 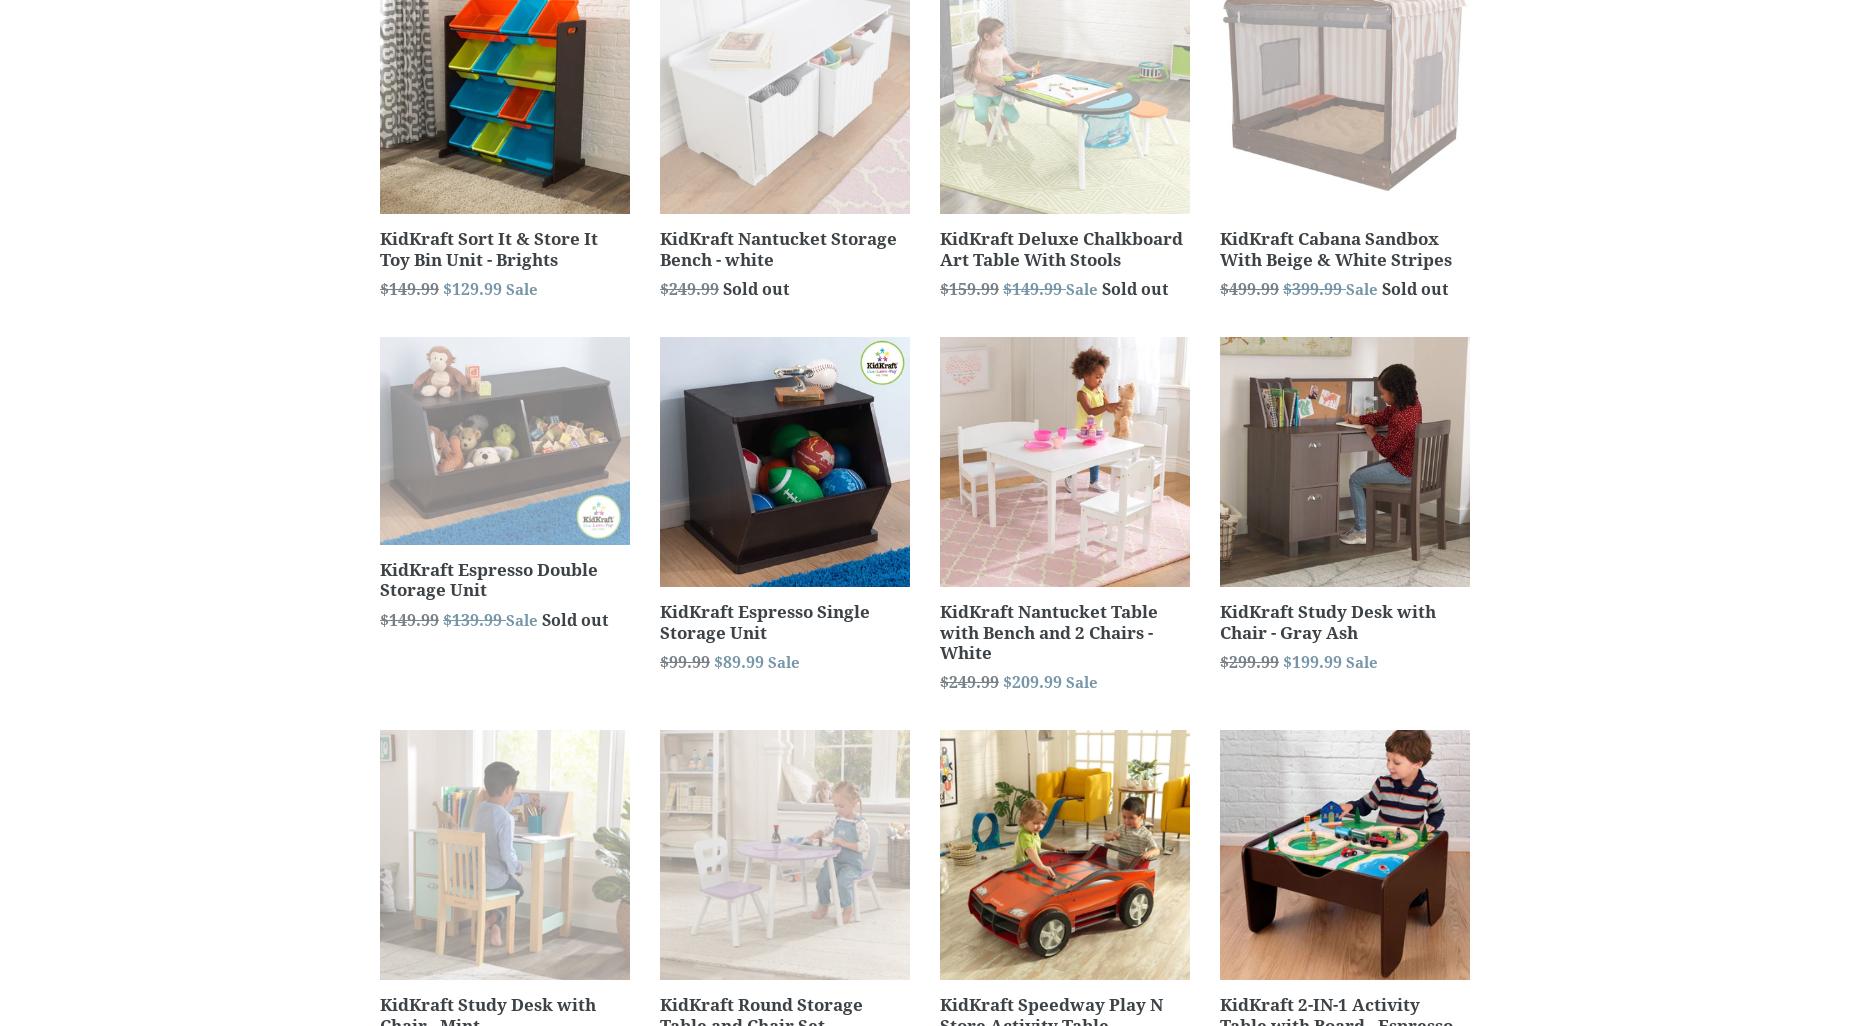 What do you see at coordinates (938, 288) in the screenshot?
I see `'$159.99'` at bounding box center [938, 288].